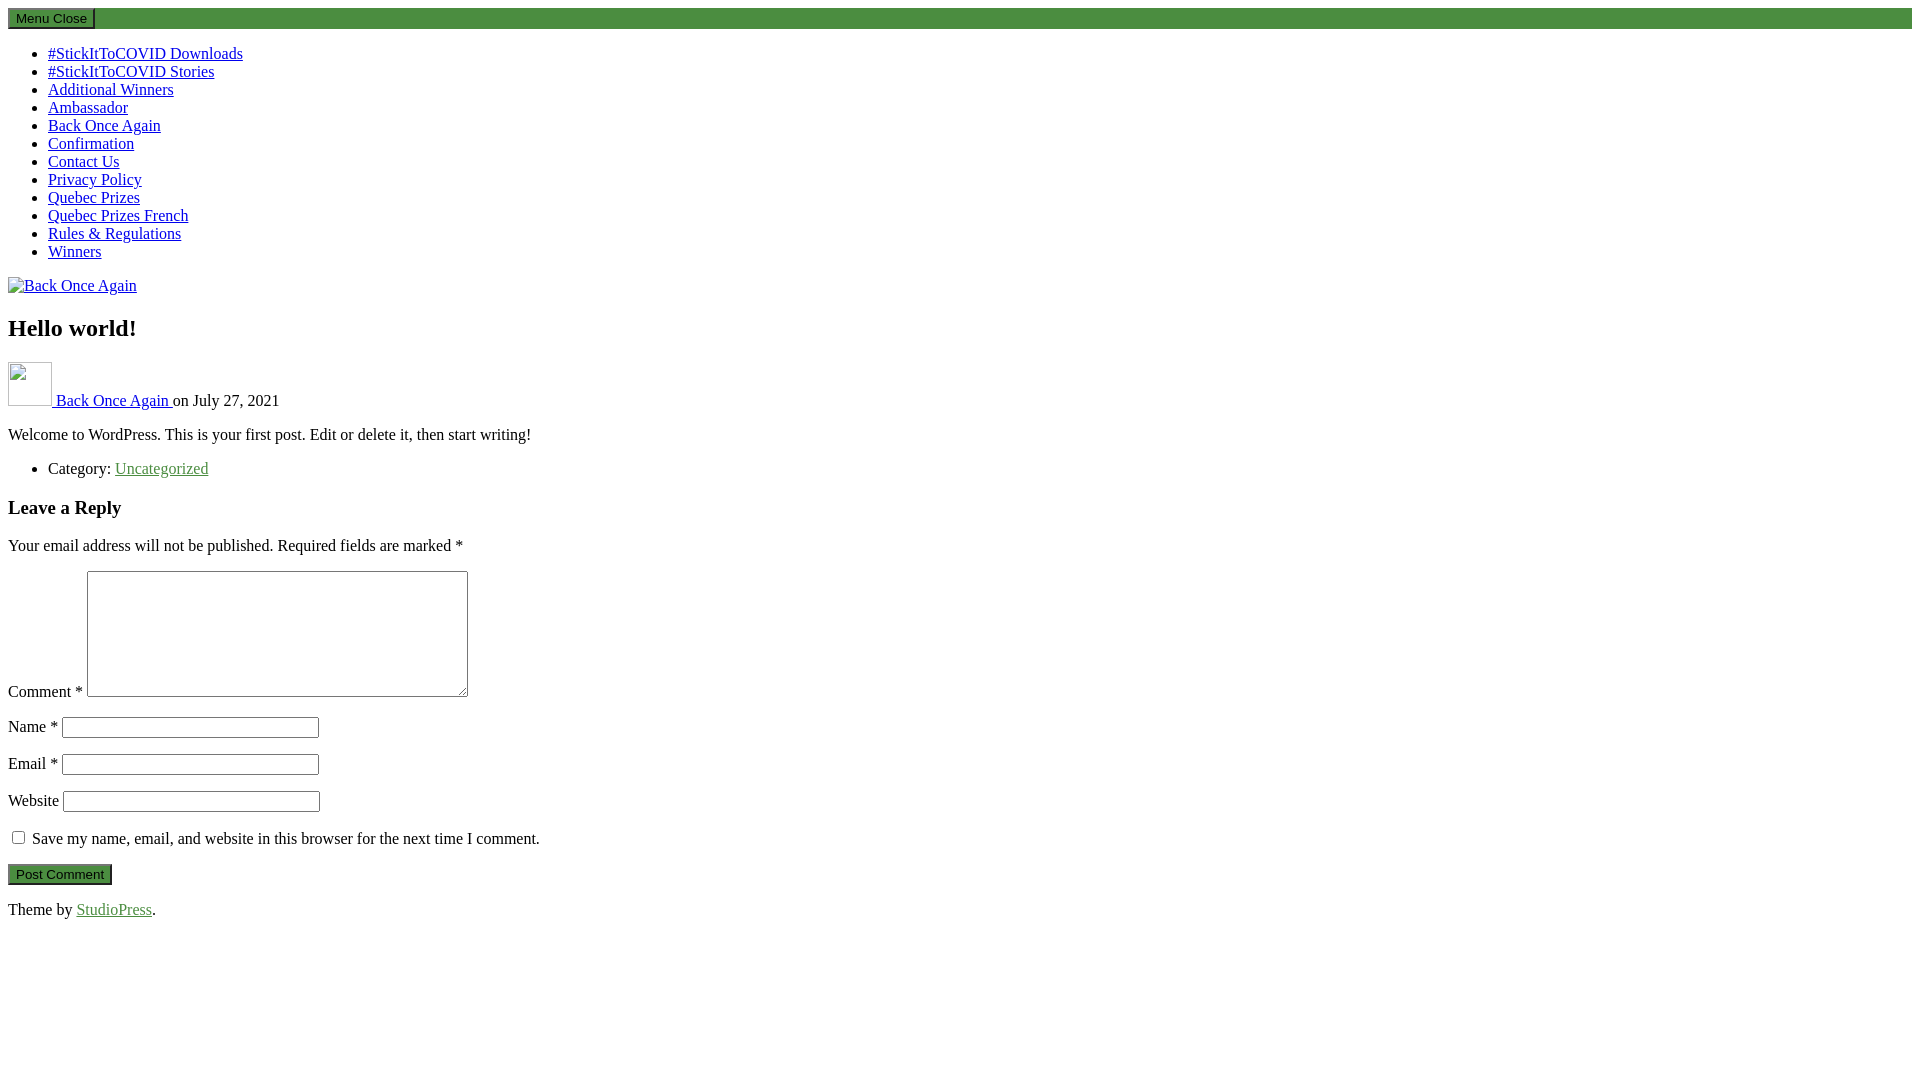  Describe the element at coordinates (113, 232) in the screenshot. I see `'Rules & Regulations'` at that location.